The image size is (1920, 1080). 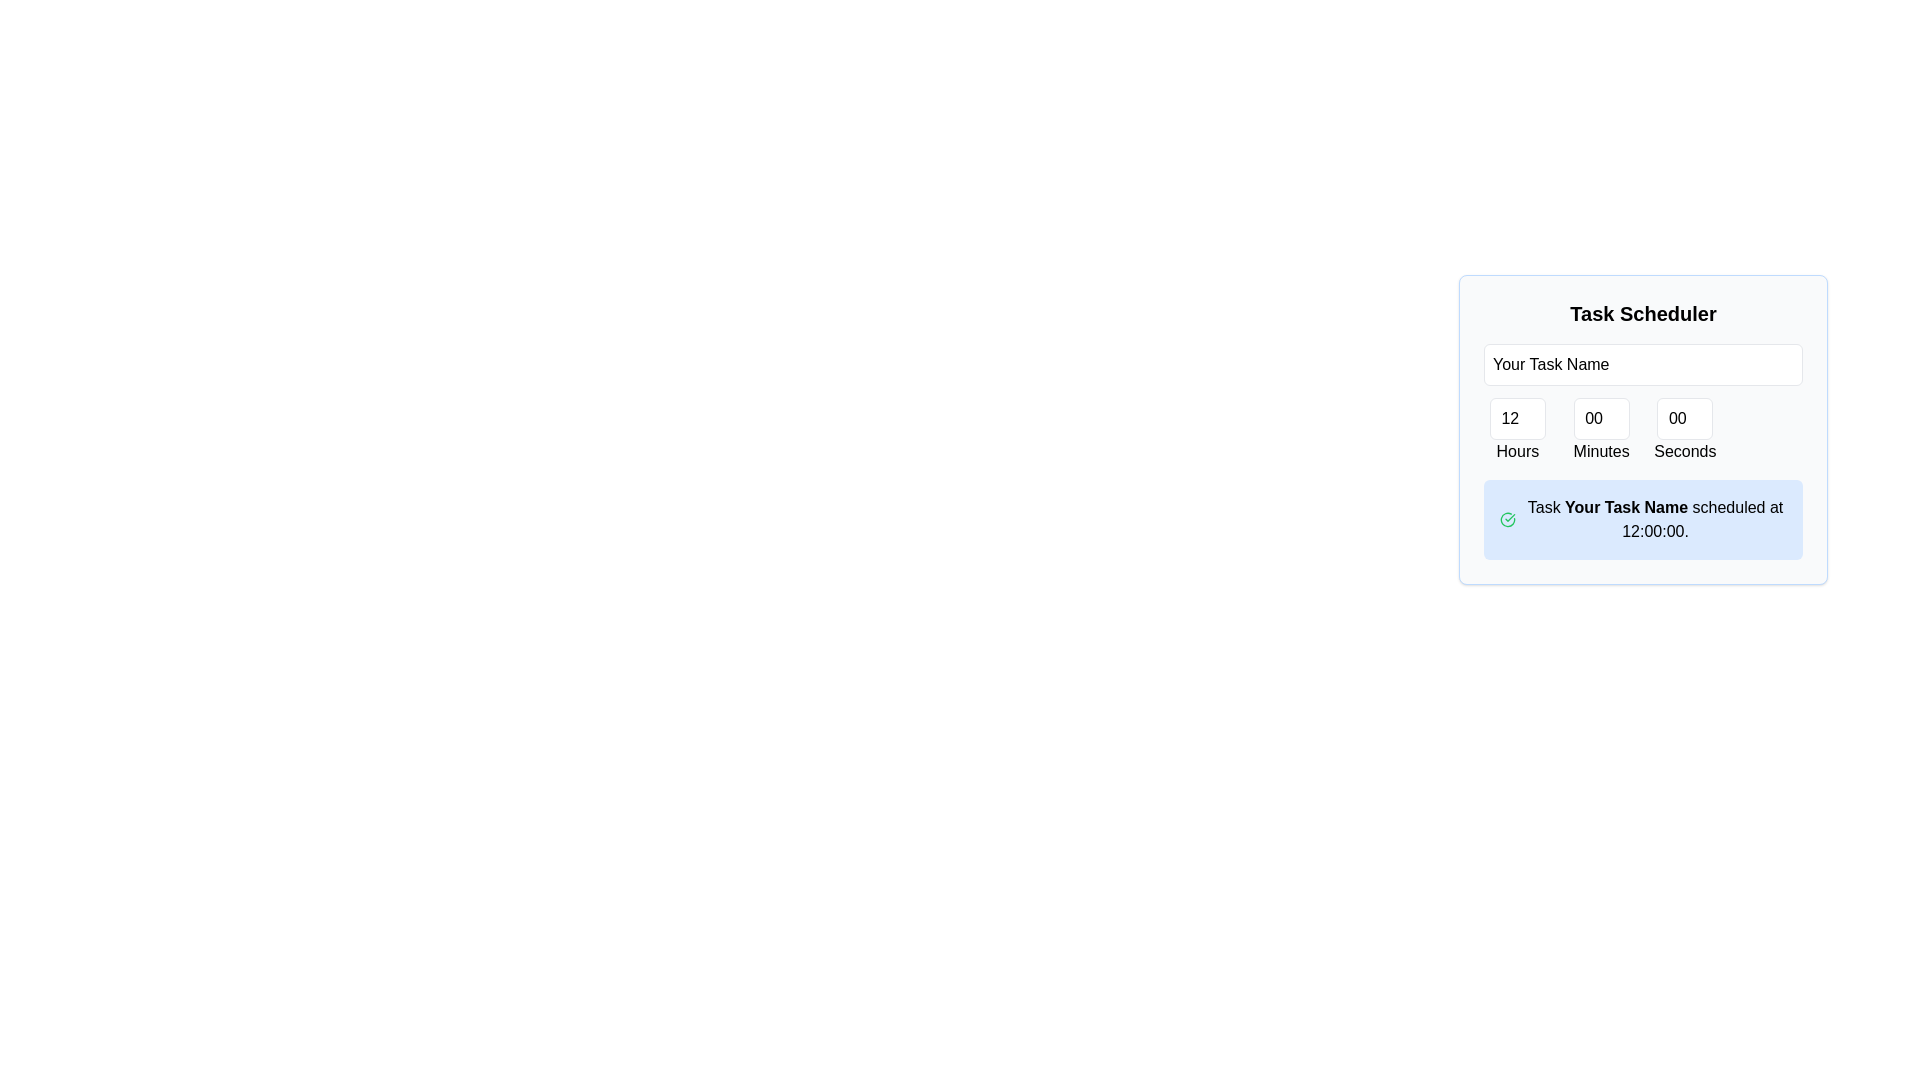 What do you see at coordinates (1684, 430) in the screenshot?
I see `the label for the numeric input field specifying seconds in the time configuration, which is located in the third column of a grid structure, directly below the input field with the value '00'` at bounding box center [1684, 430].